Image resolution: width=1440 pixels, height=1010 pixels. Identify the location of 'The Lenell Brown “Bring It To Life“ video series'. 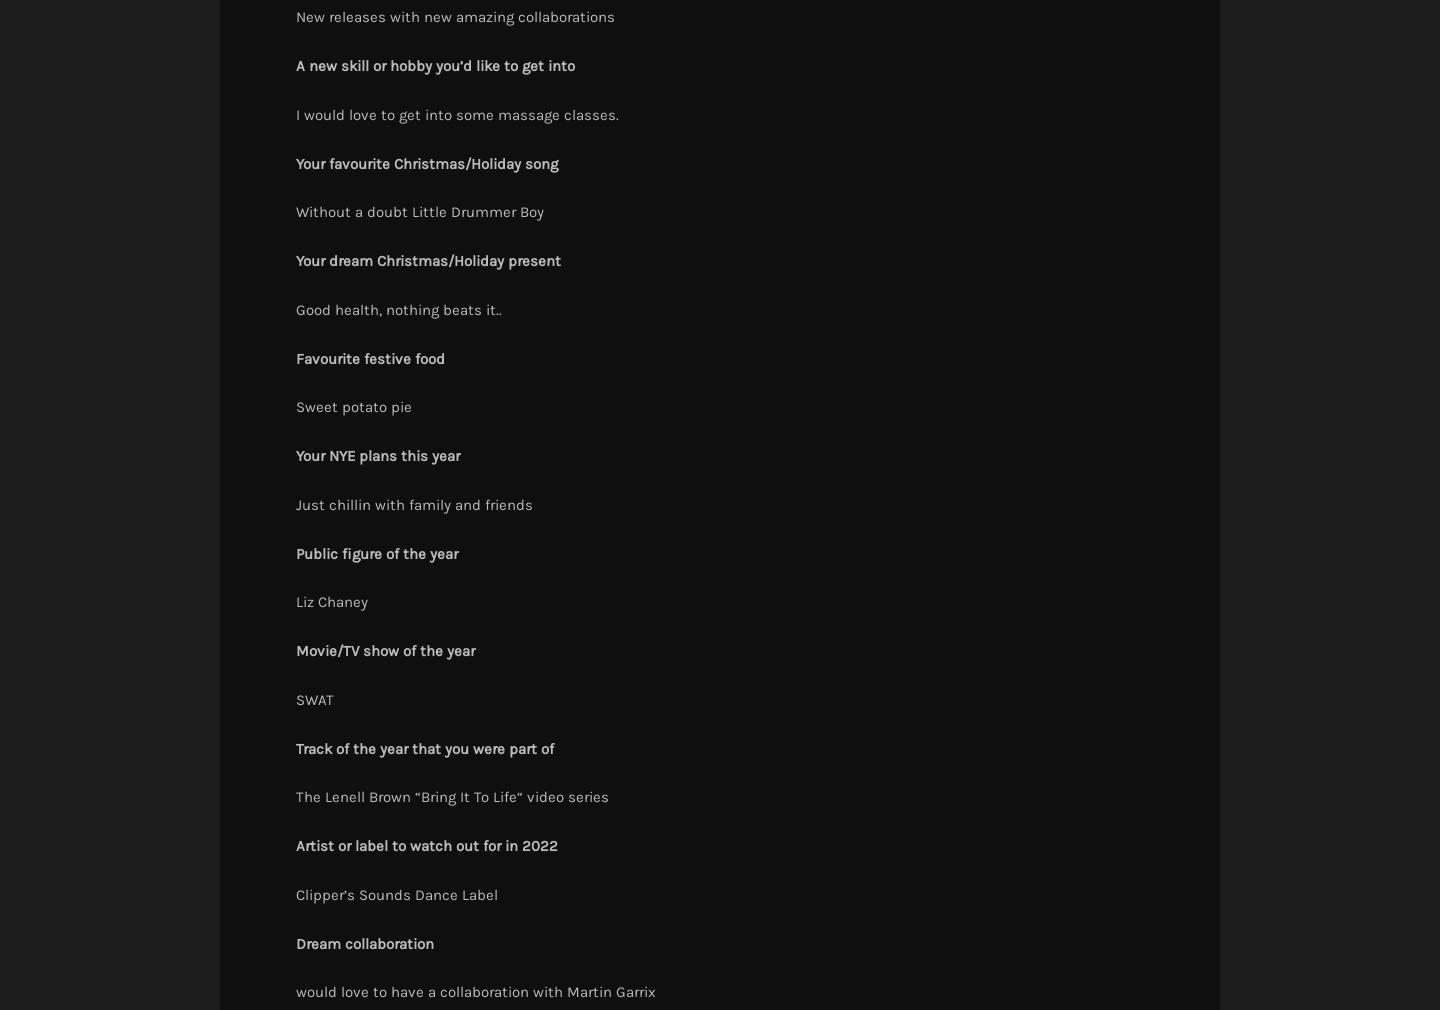
(452, 796).